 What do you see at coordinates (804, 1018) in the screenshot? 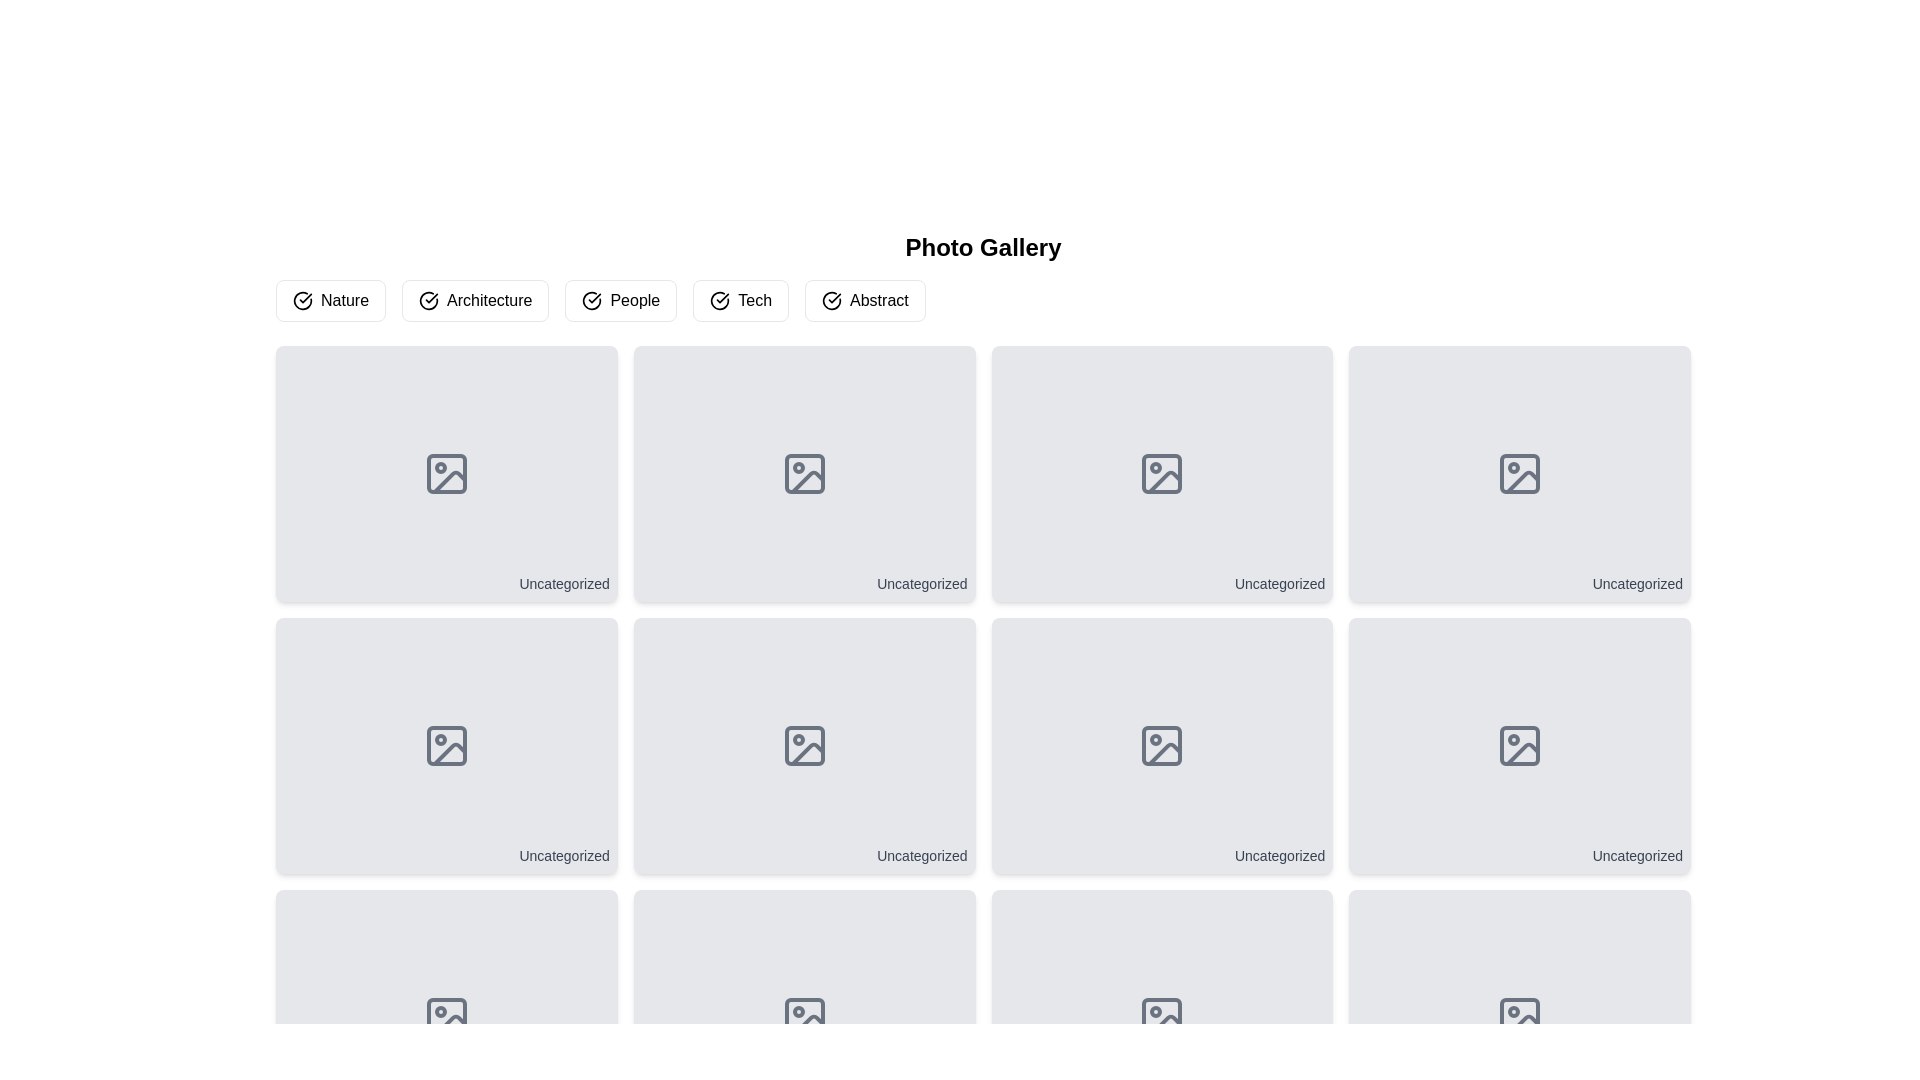
I see `the image icon located in the bottom-right grid cell of the photo gallery layout labeled 'Uncategorized'` at bounding box center [804, 1018].